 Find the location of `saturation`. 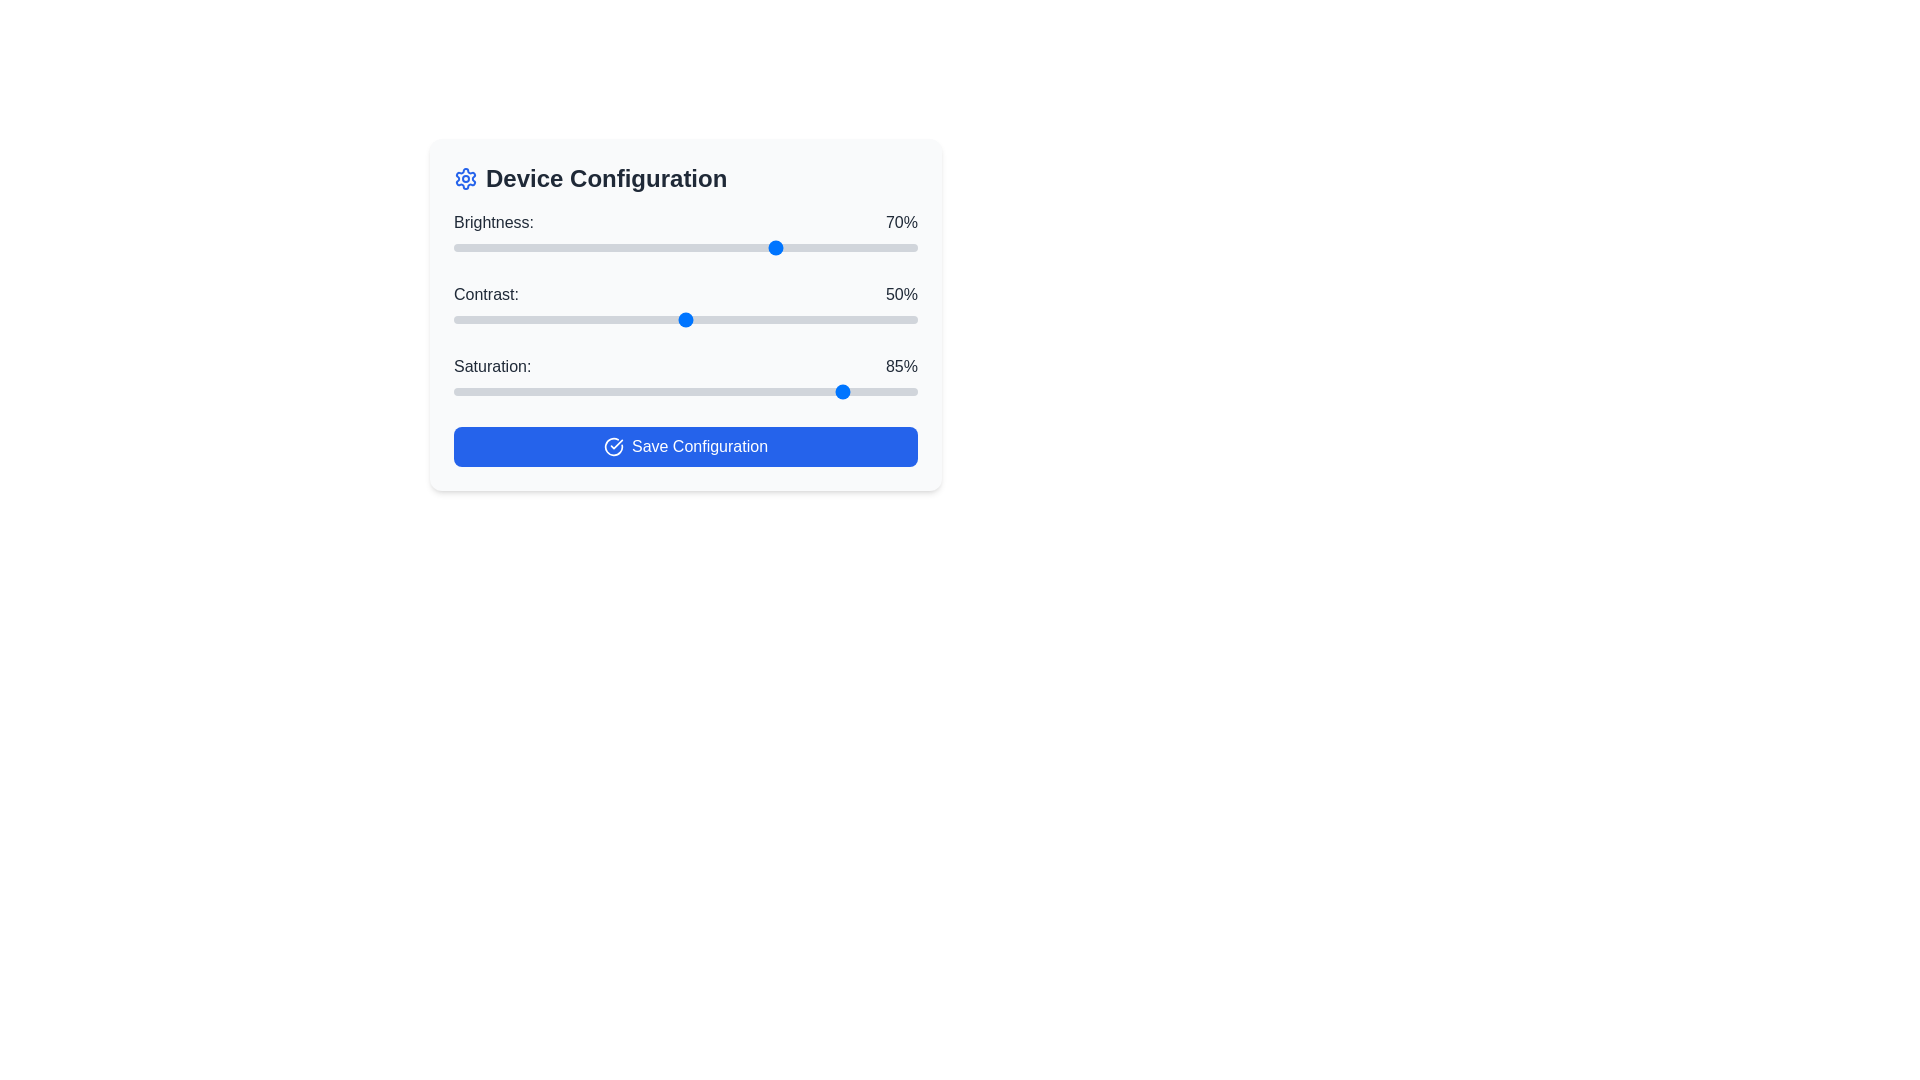

saturation is located at coordinates (528, 392).